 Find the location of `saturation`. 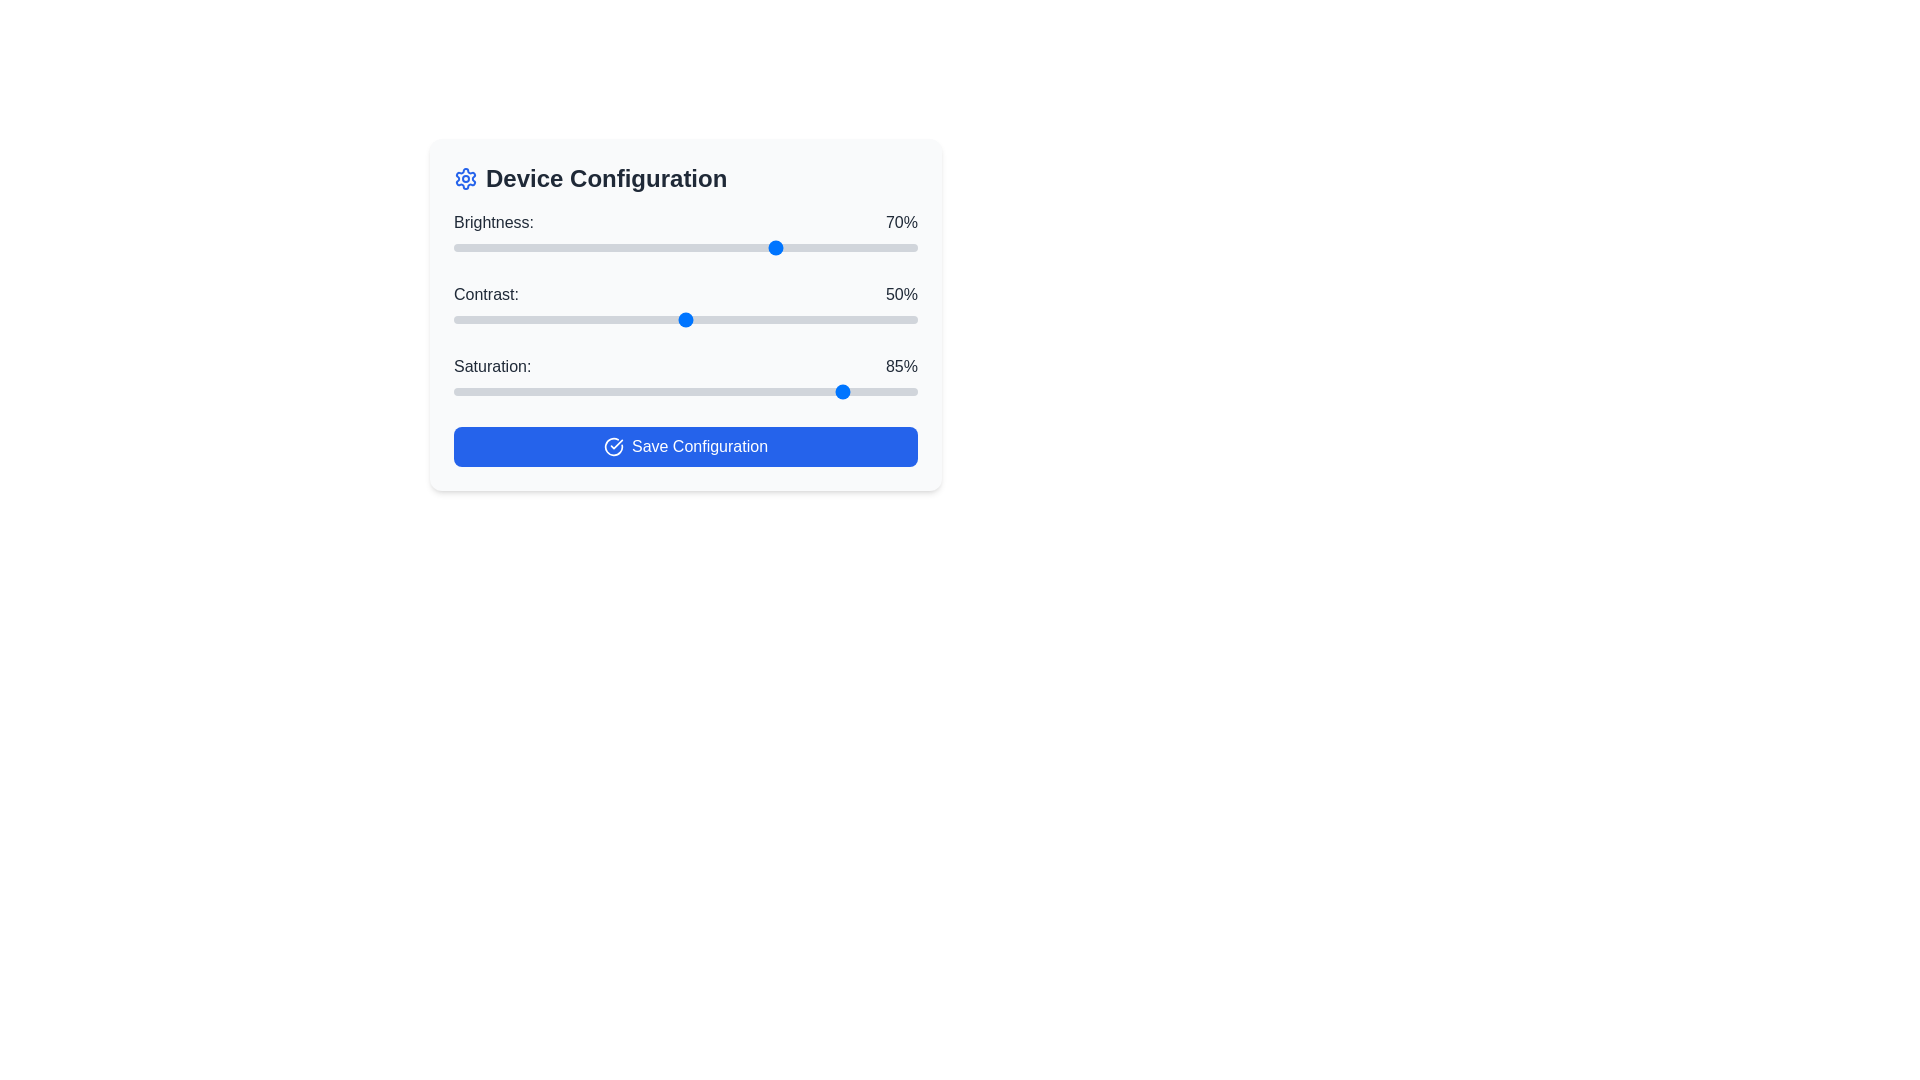

saturation is located at coordinates (528, 392).